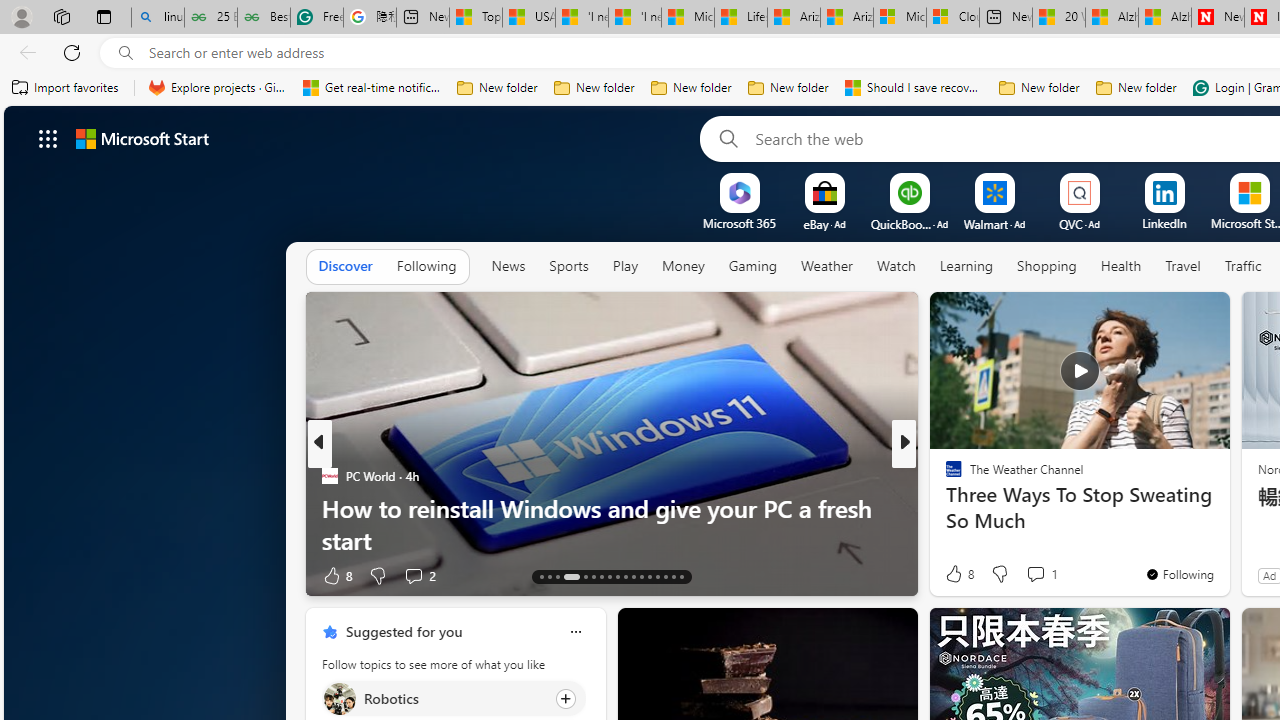 Image resolution: width=1280 pixels, height=720 pixels. Describe the element at coordinates (955, 575) in the screenshot. I see `'86 Like'` at that location.